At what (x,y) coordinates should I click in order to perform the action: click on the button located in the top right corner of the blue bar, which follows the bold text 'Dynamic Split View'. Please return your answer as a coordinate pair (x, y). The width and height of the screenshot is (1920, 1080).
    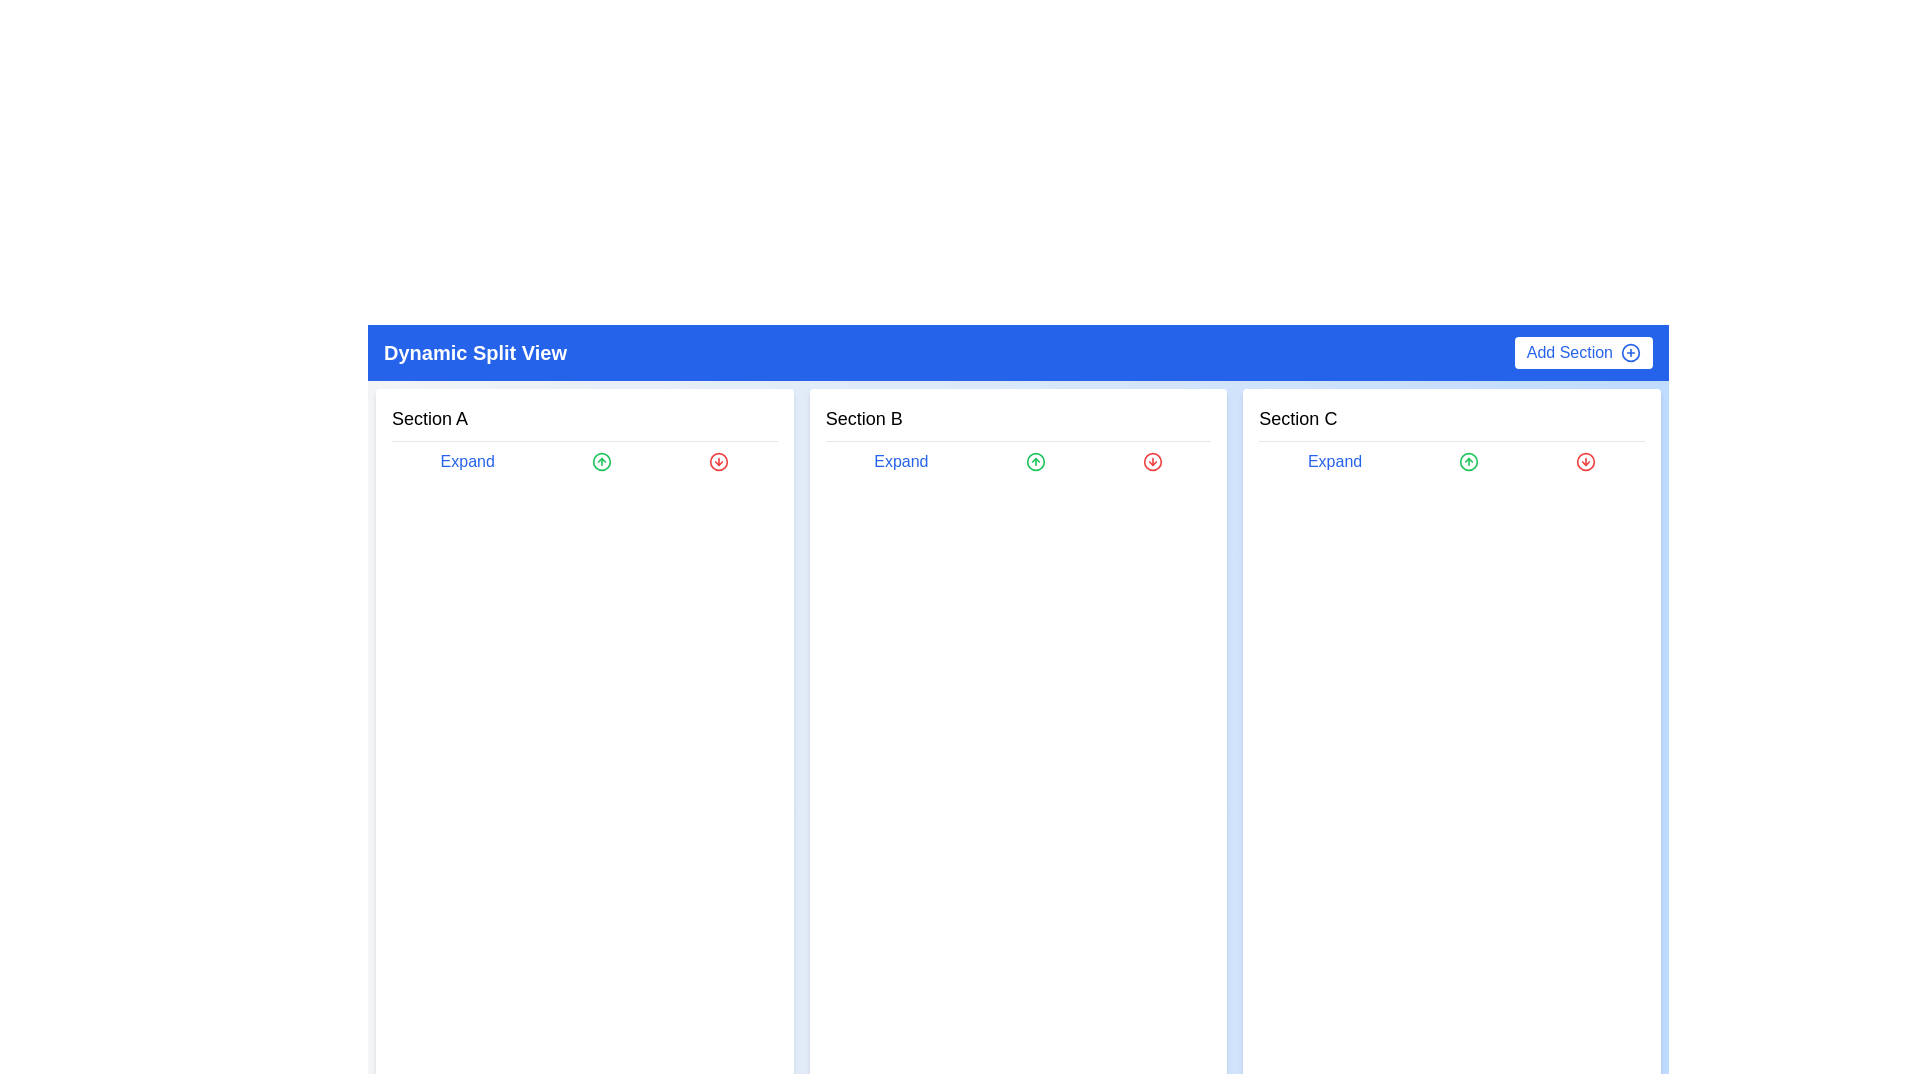
    Looking at the image, I should click on (1582, 352).